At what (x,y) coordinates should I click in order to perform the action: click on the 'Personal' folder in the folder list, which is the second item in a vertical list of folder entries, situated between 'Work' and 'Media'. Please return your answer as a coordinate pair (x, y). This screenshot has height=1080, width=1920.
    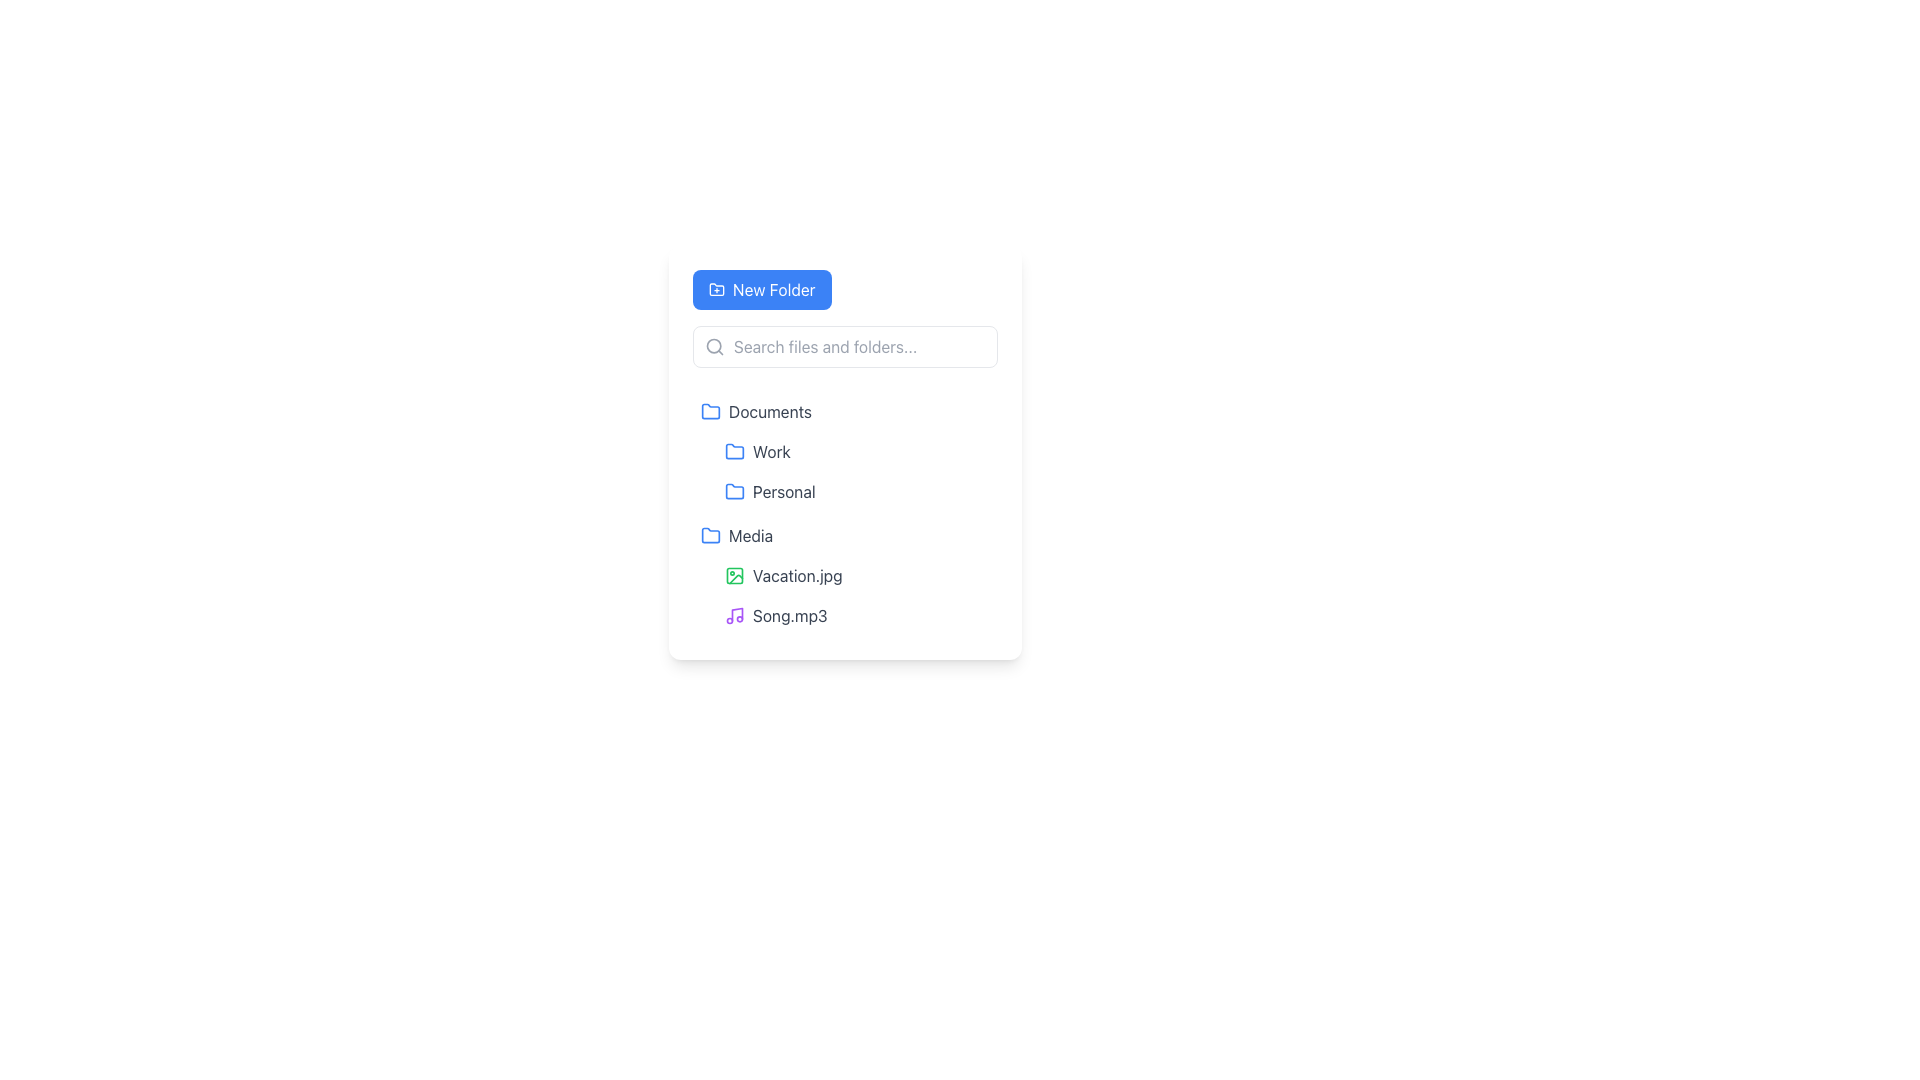
    Looking at the image, I should click on (857, 492).